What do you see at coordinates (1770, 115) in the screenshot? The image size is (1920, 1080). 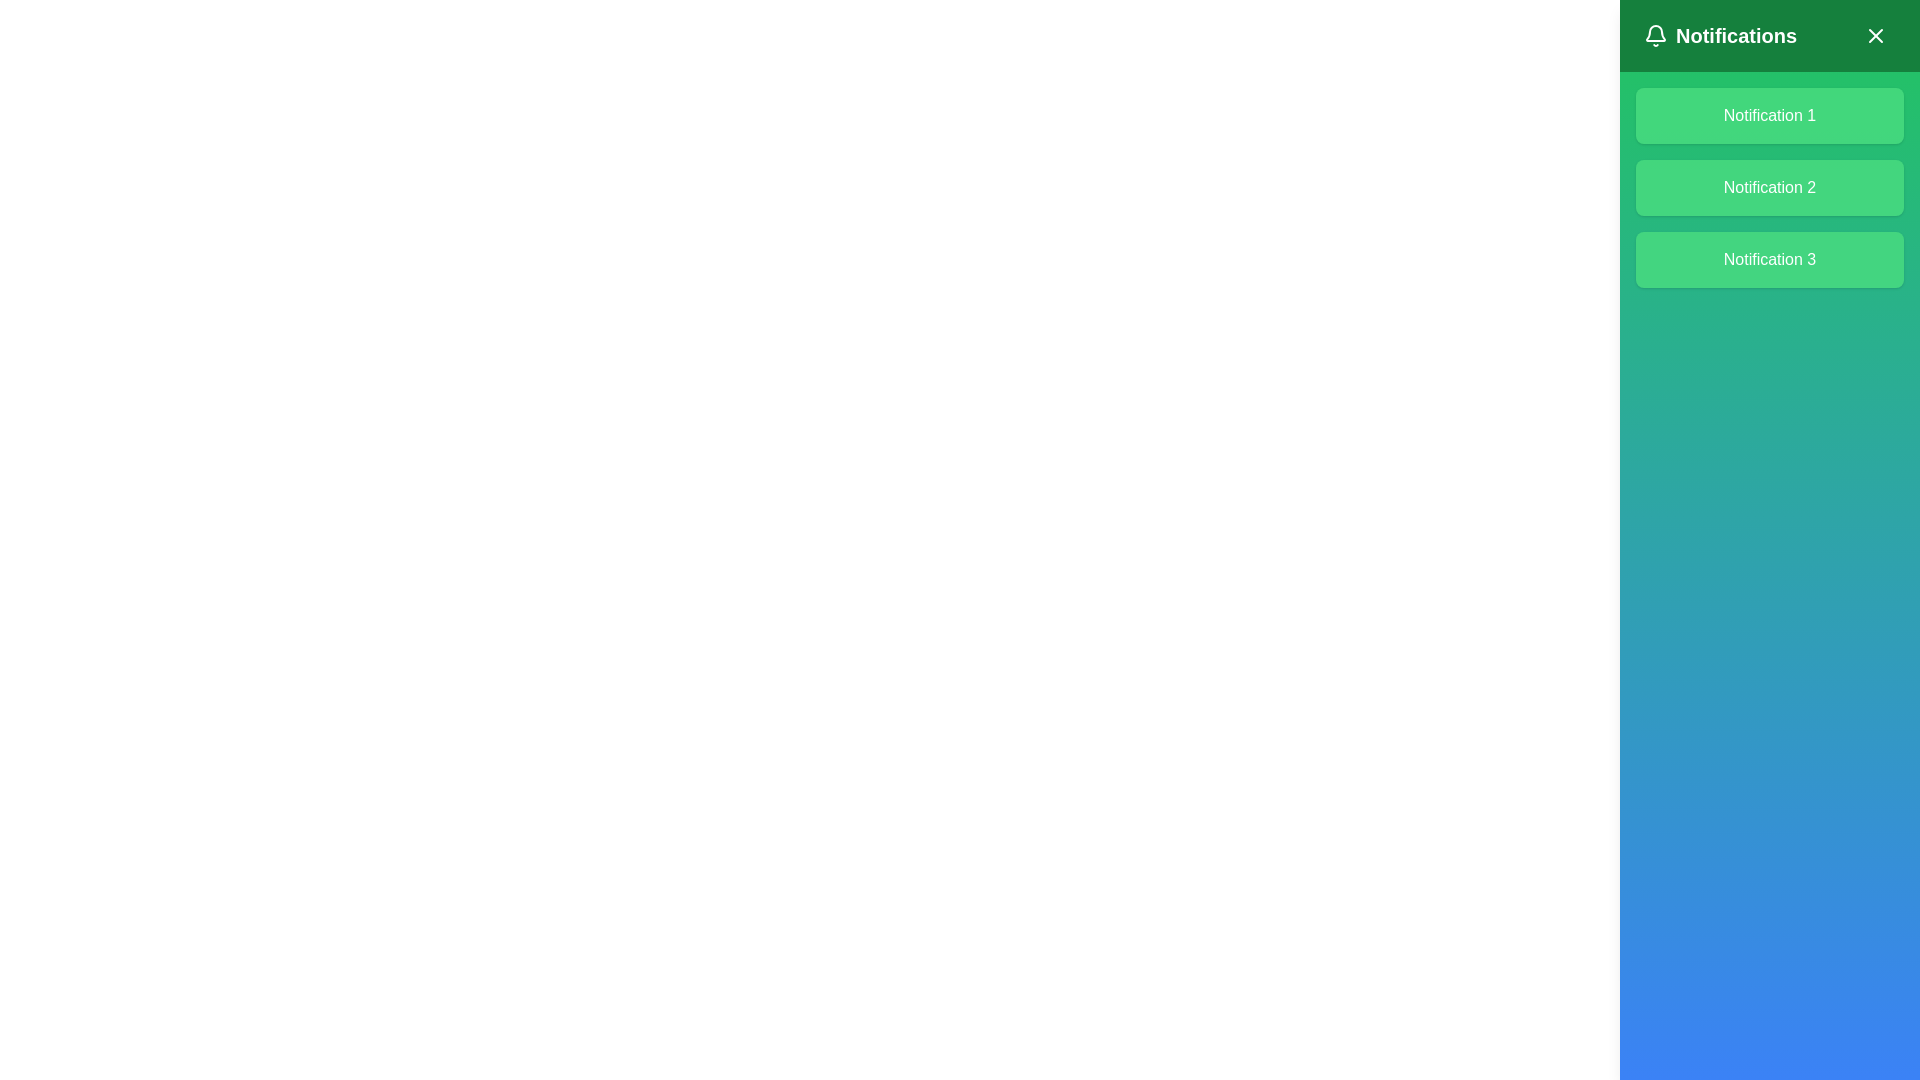 I see `text of the static label displaying the title of the notification within the green notification card at the top of the vertical list in the notification panel` at bounding box center [1770, 115].